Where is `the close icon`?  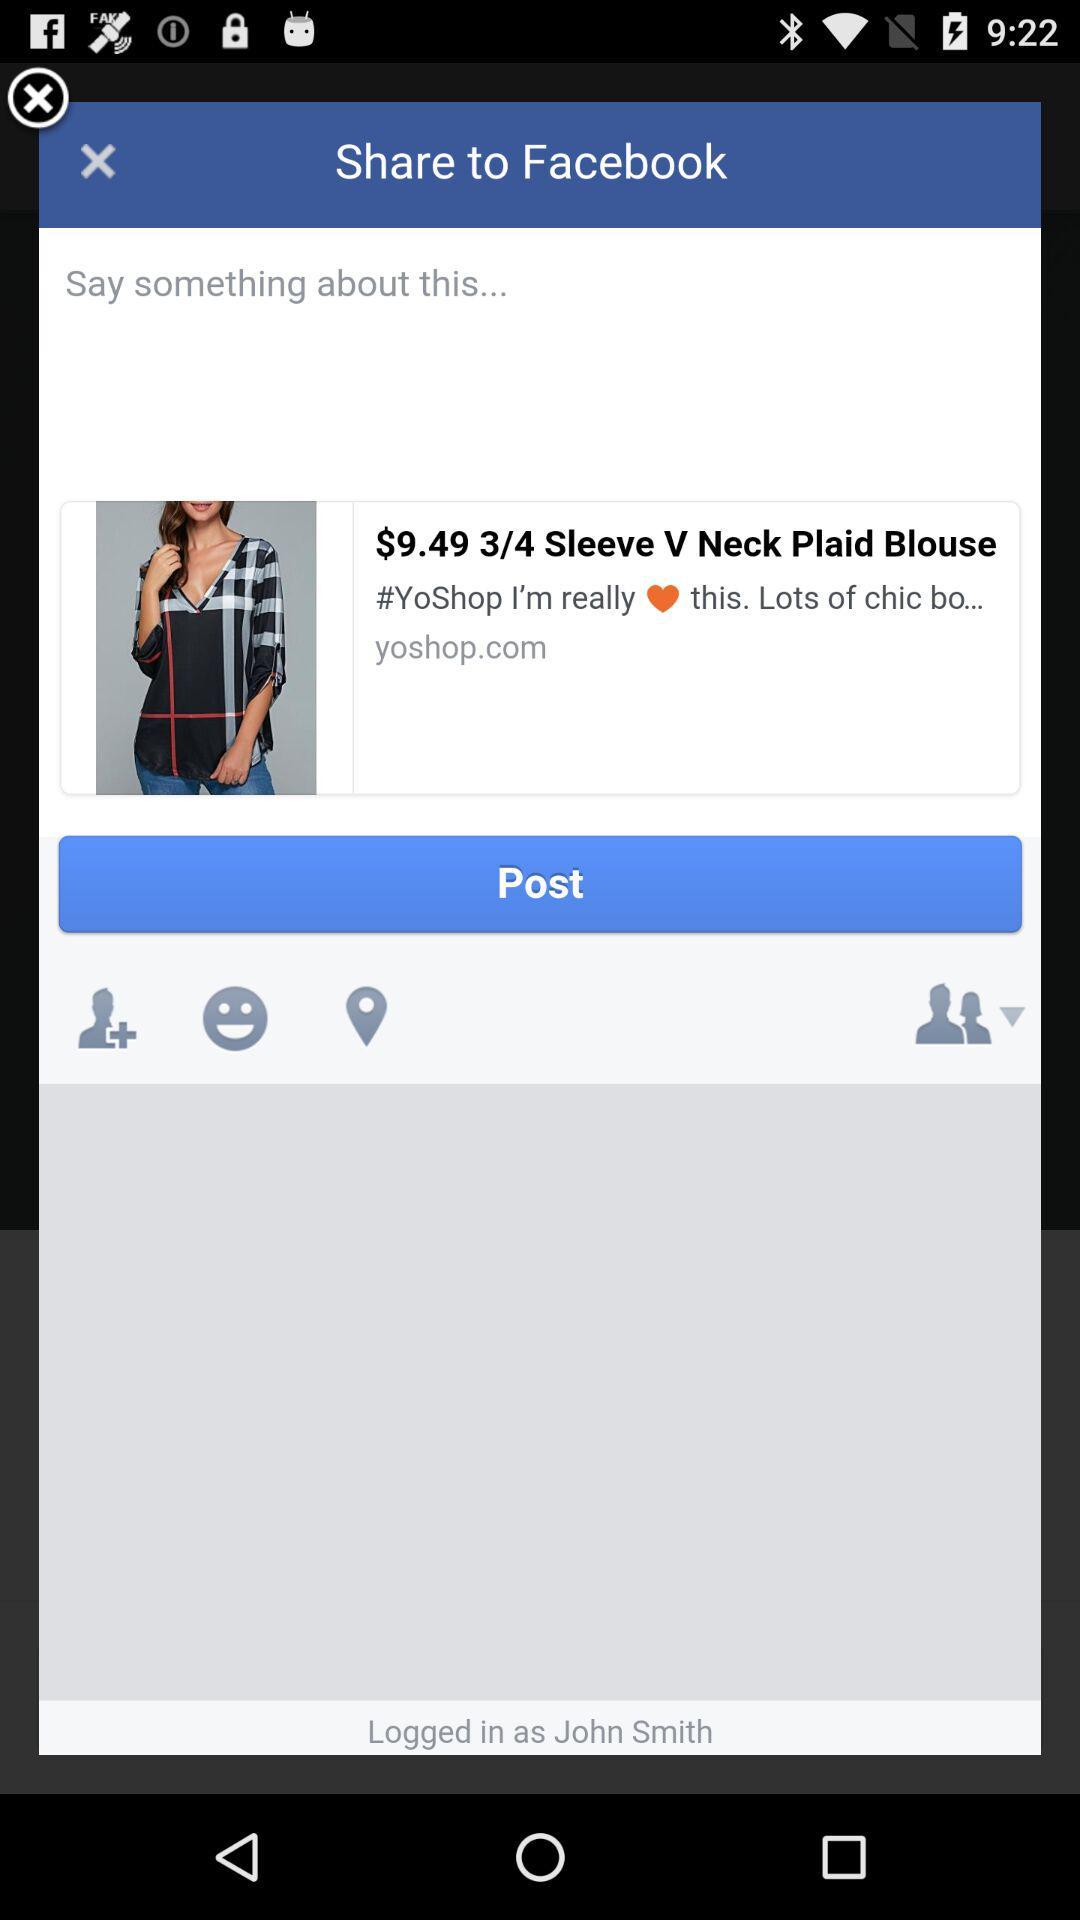 the close icon is located at coordinates (38, 107).